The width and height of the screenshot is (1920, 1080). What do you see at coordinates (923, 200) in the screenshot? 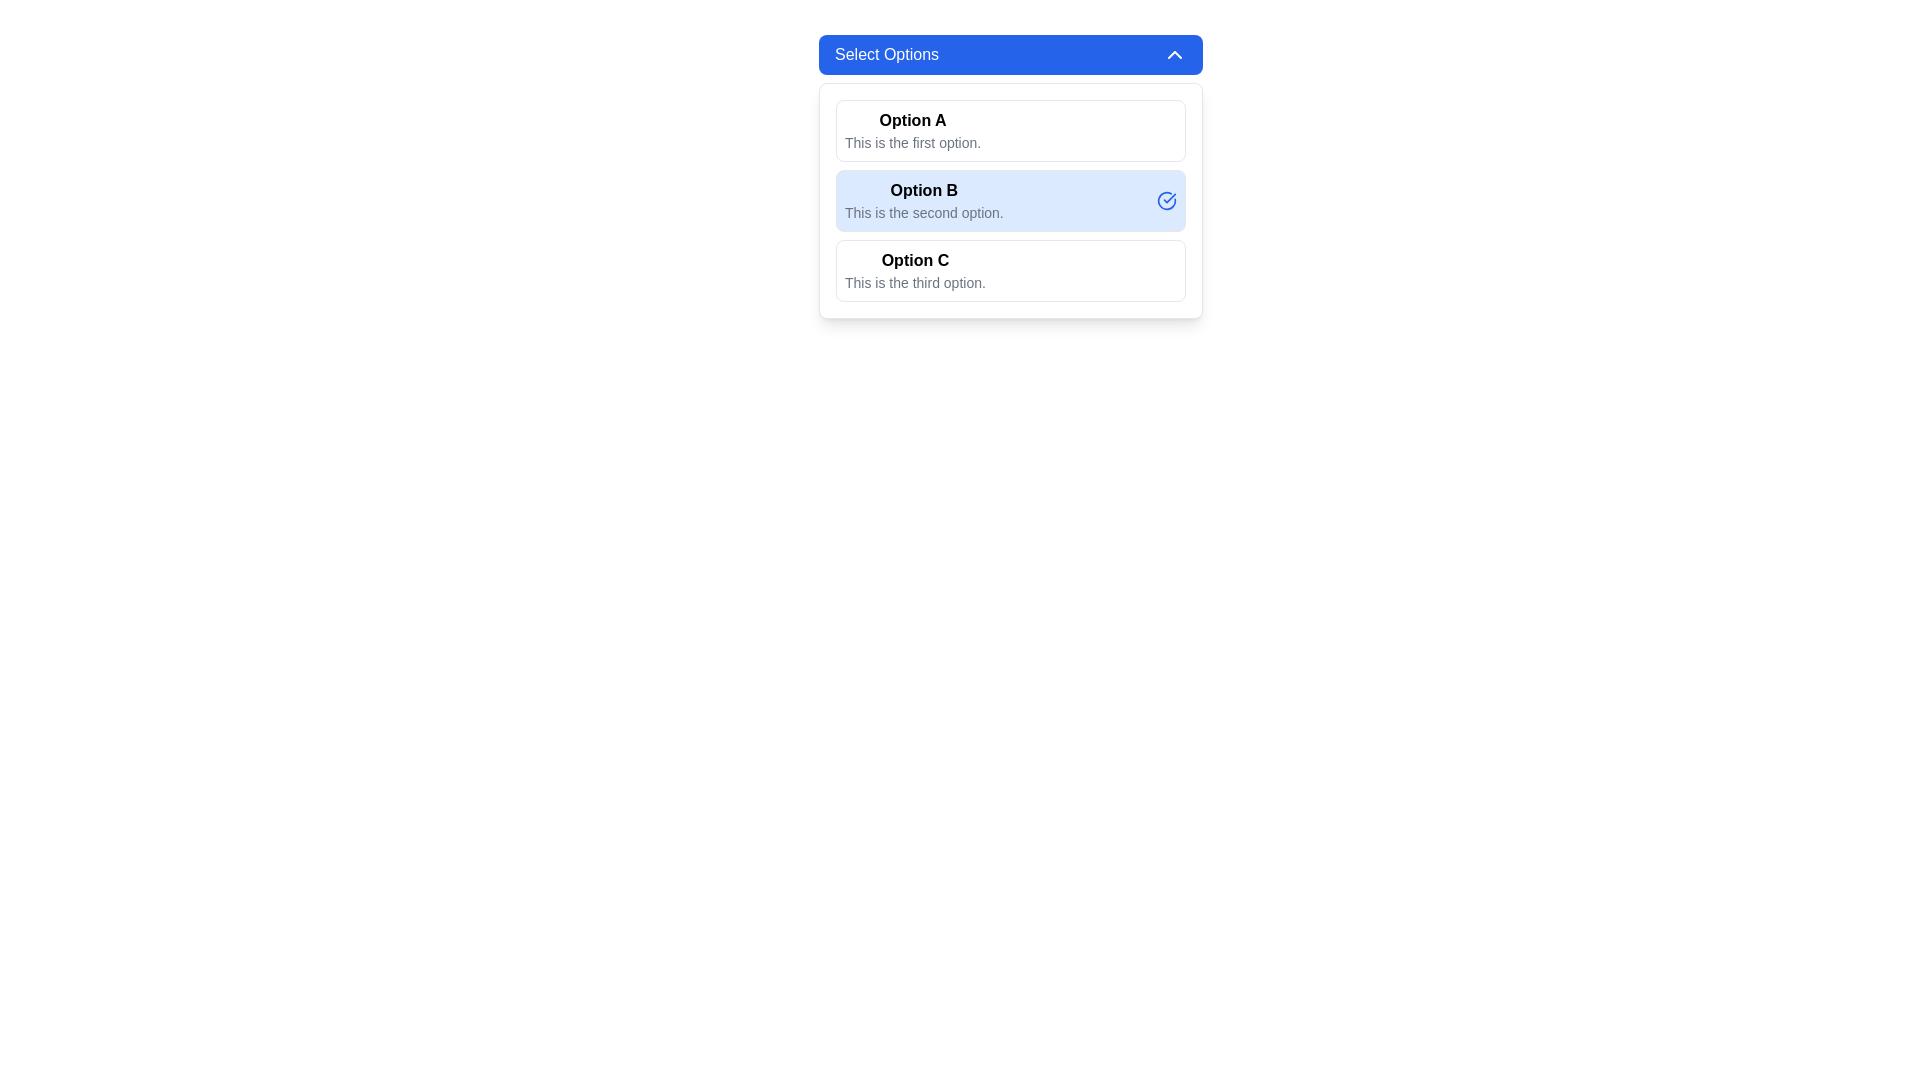
I see `the selectable list item labeled 'Option B'` at bounding box center [923, 200].